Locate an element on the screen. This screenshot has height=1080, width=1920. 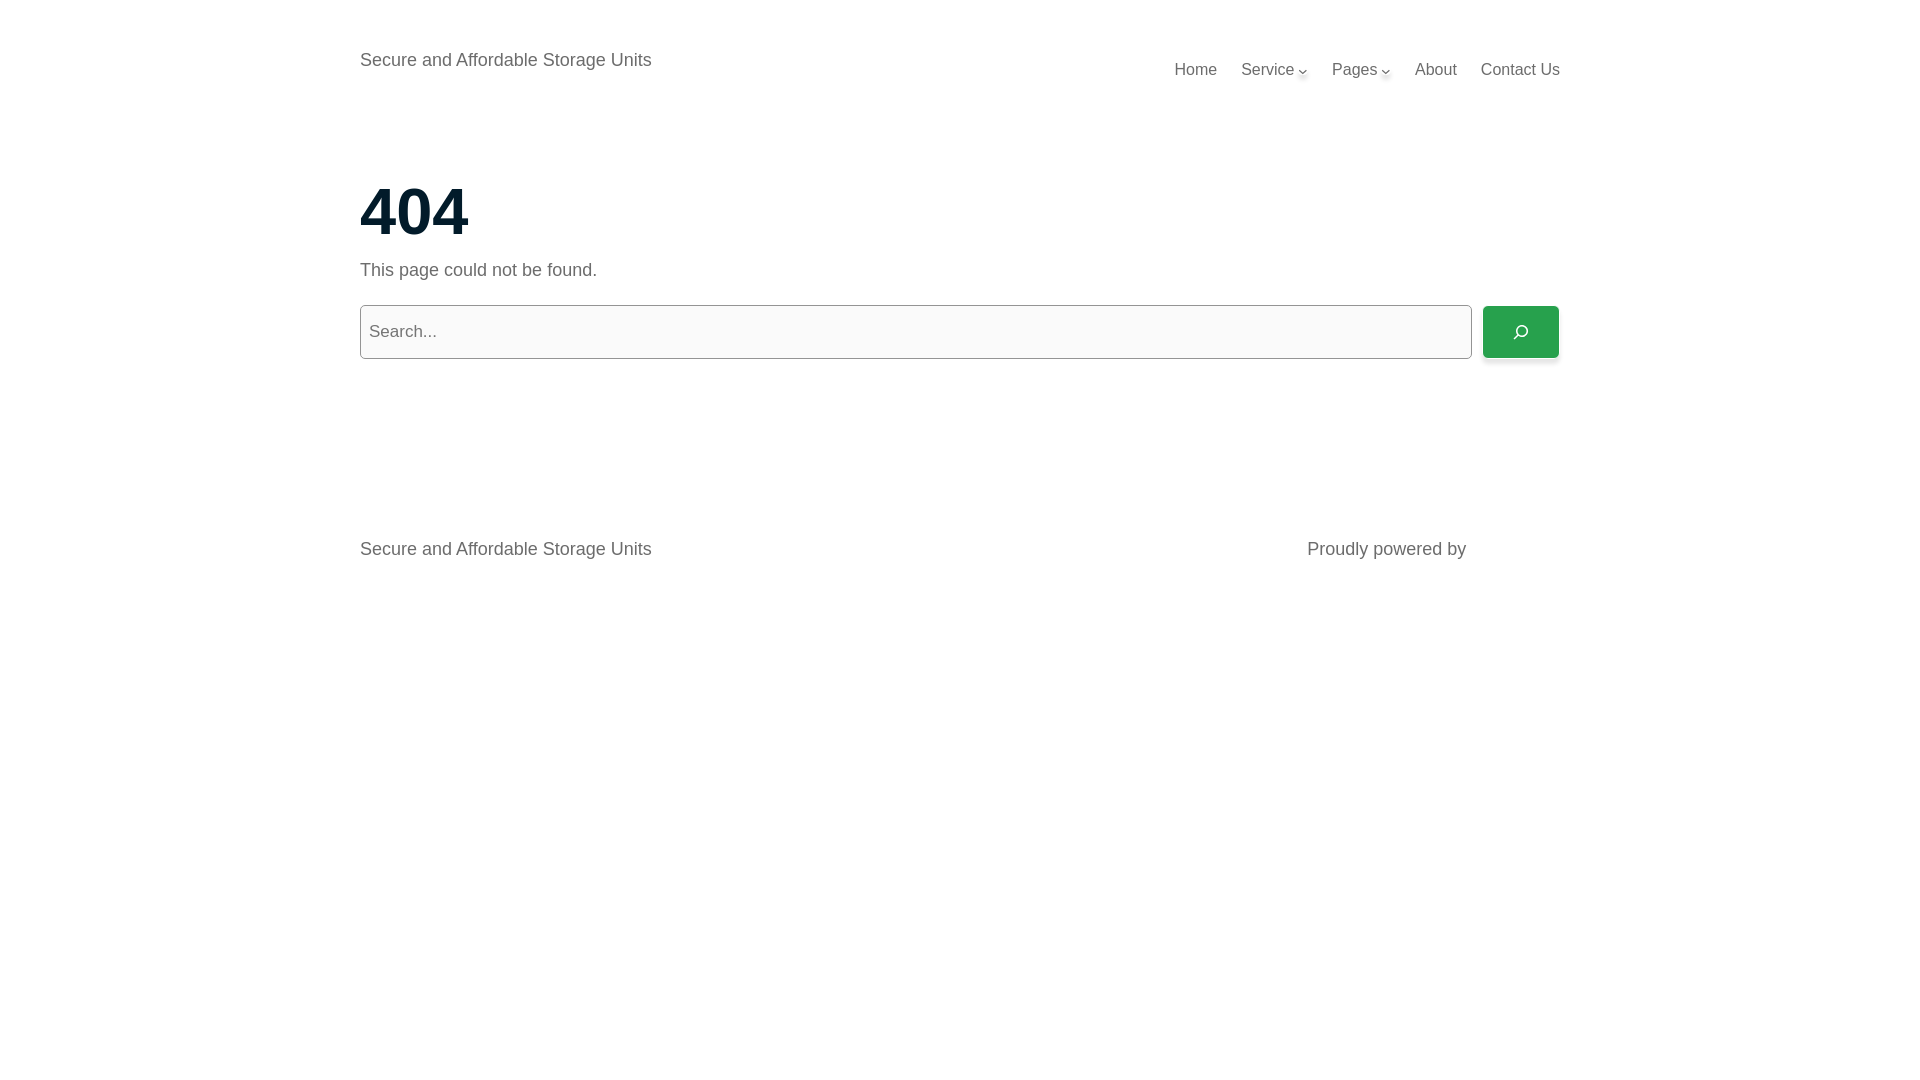
'Pages' is located at coordinates (1331, 69).